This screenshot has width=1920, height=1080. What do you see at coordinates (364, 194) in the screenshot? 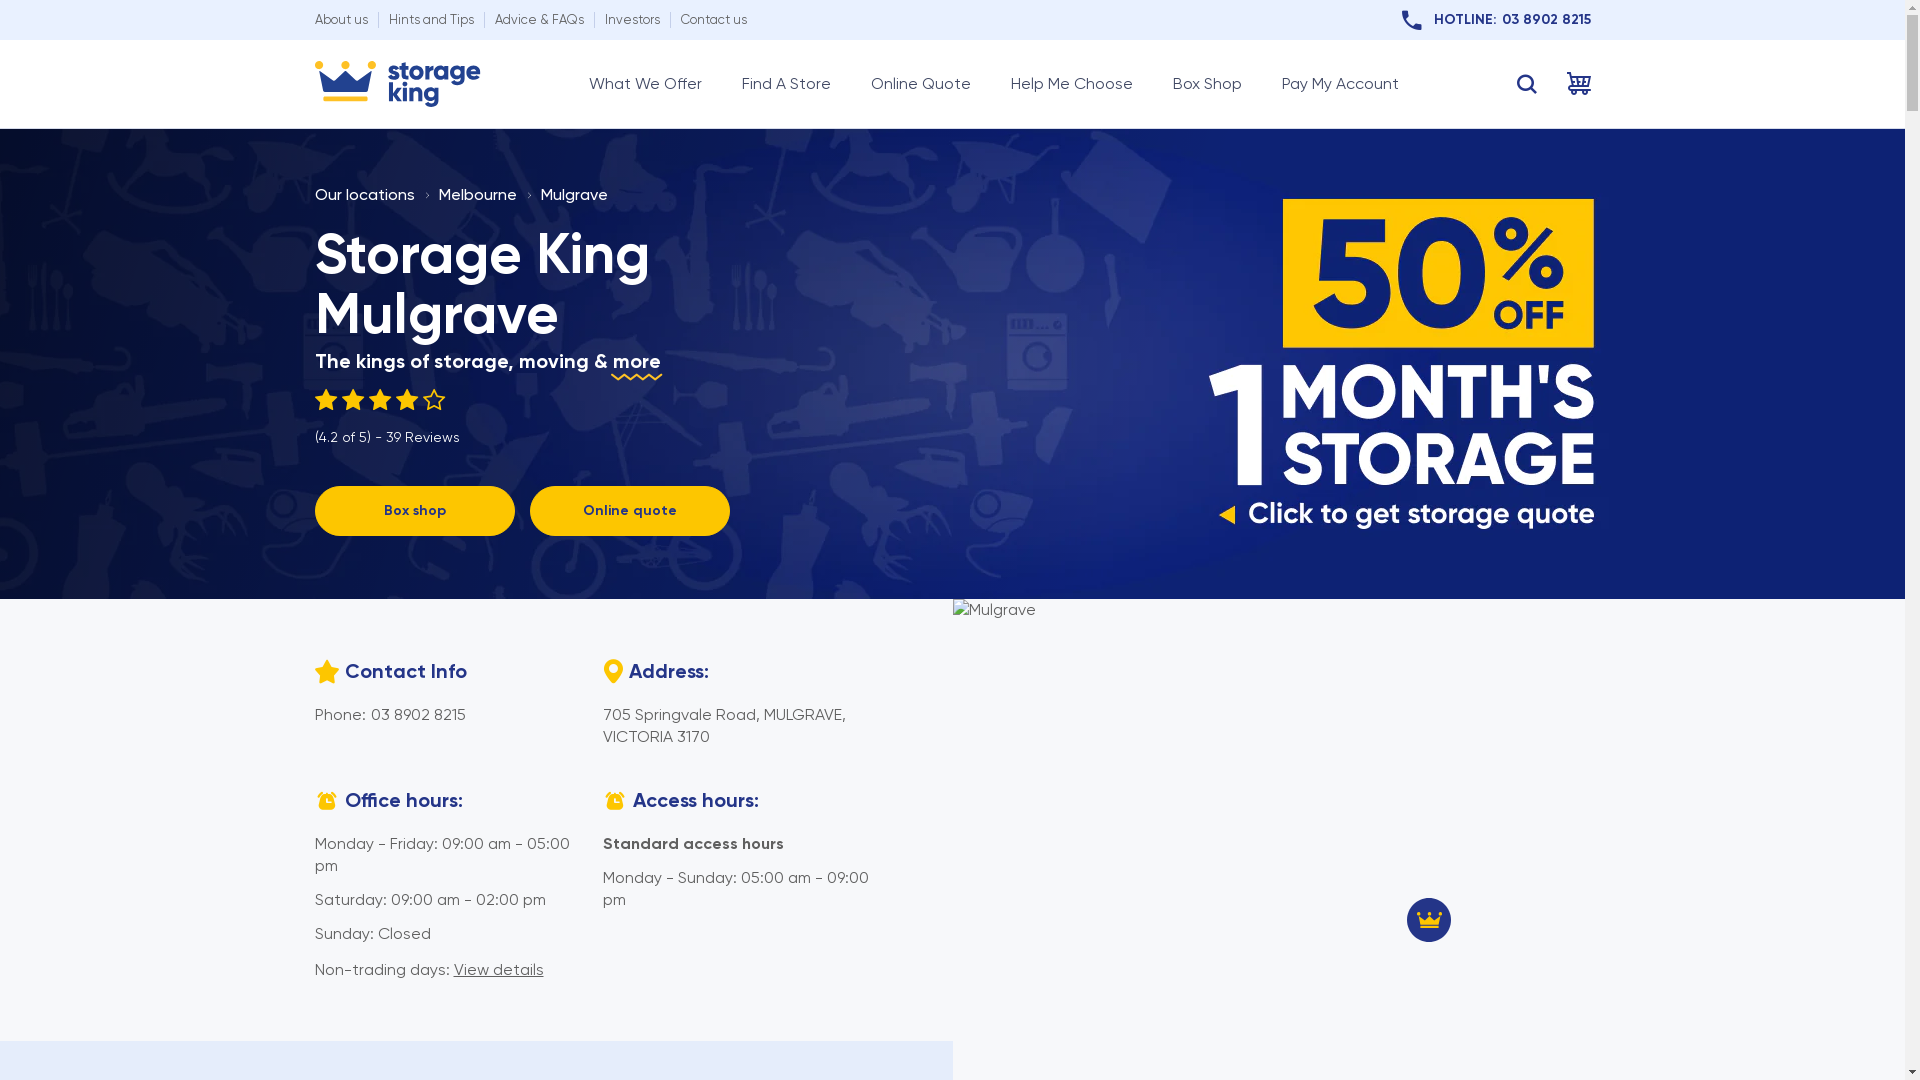
I see `'Our locations'` at bounding box center [364, 194].